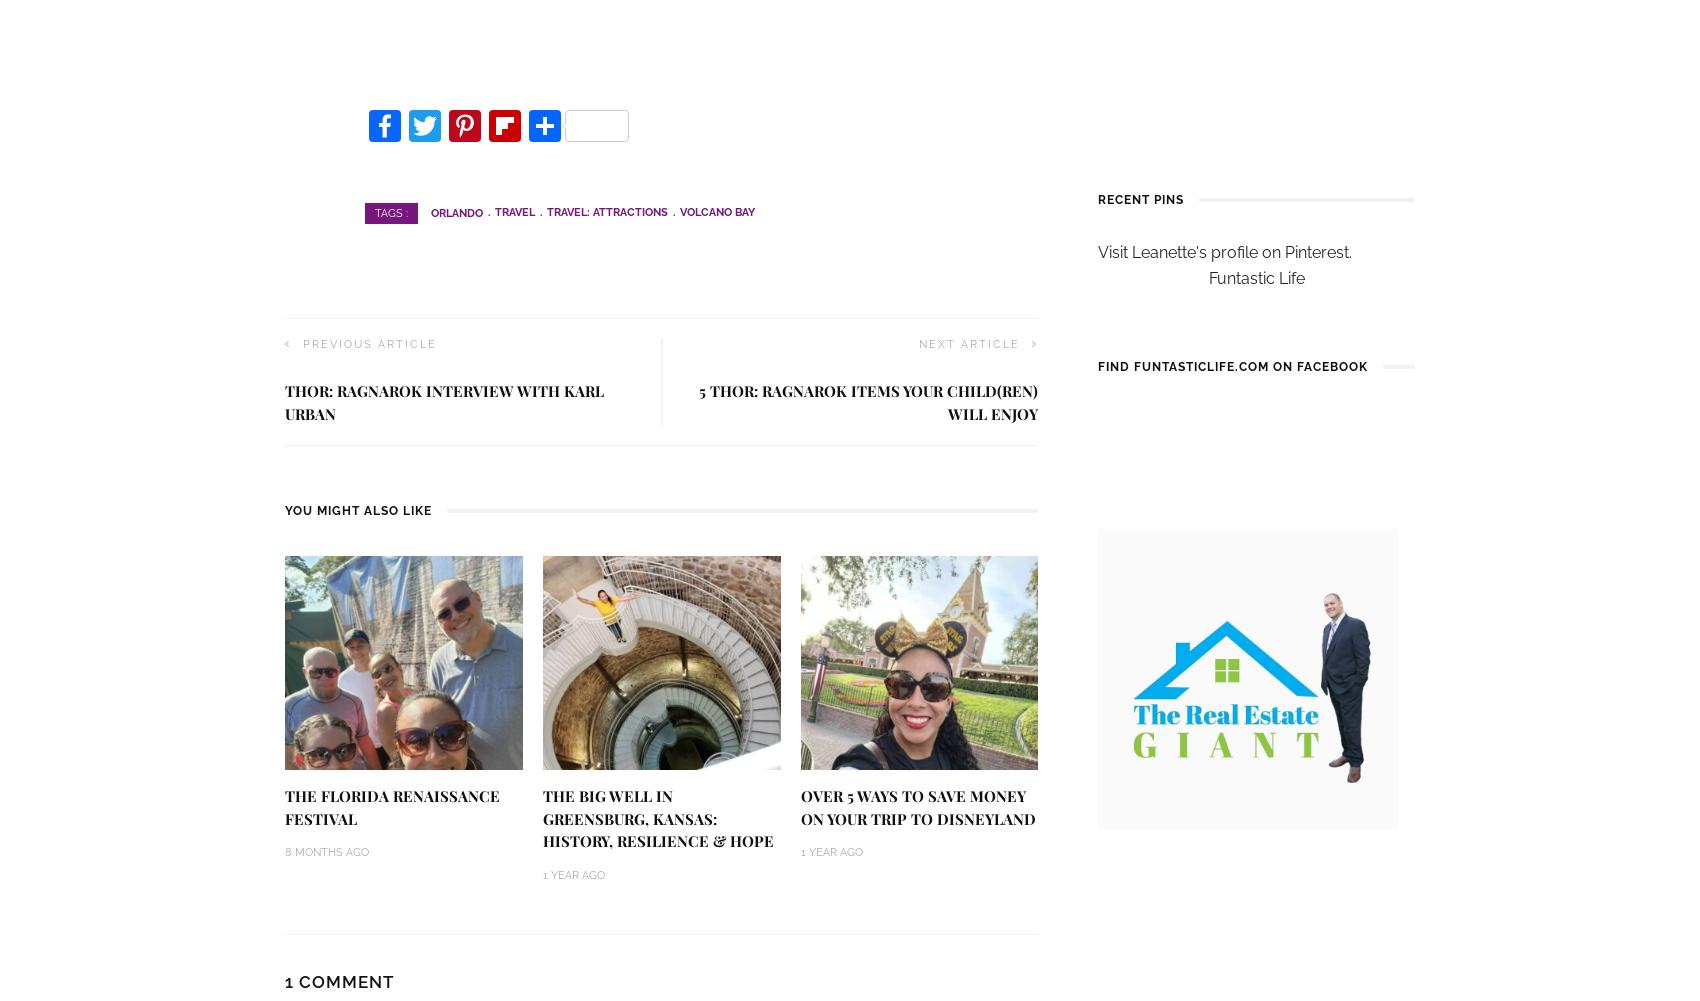 This screenshot has height=1001, width=1700. What do you see at coordinates (338, 980) in the screenshot?
I see `'1 Comment'` at bounding box center [338, 980].